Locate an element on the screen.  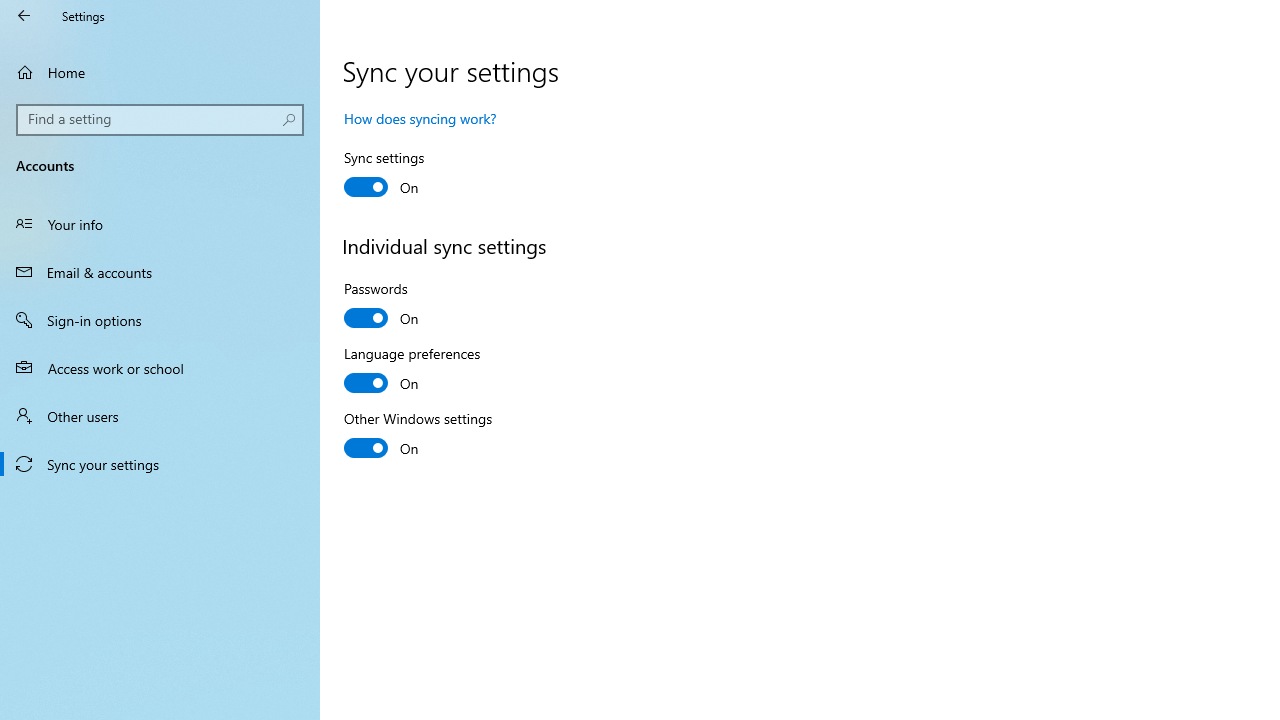
'Other users' is located at coordinates (160, 414).